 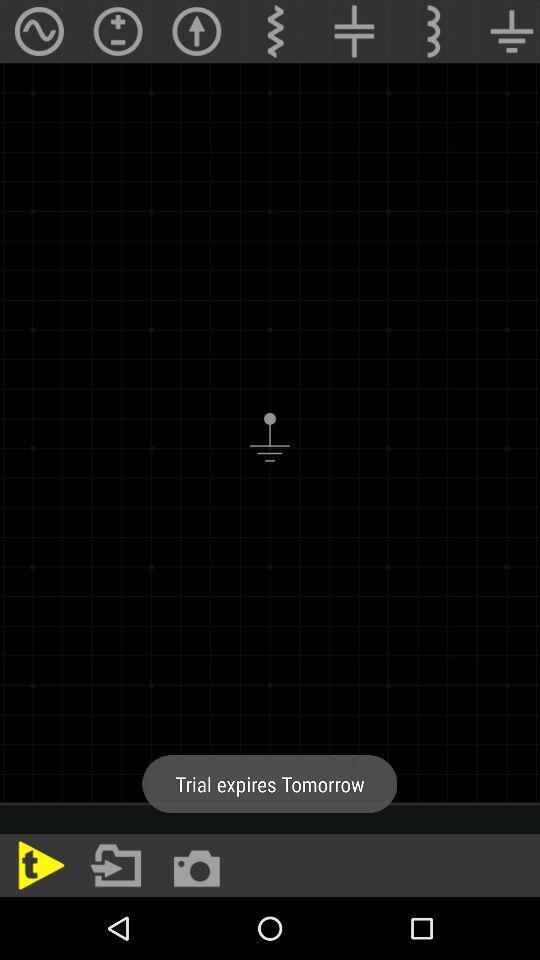 What do you see at coordinates (196, 32) in the screenshot?
I see `the arrow_upward icon` at bounding box center [196, 32].